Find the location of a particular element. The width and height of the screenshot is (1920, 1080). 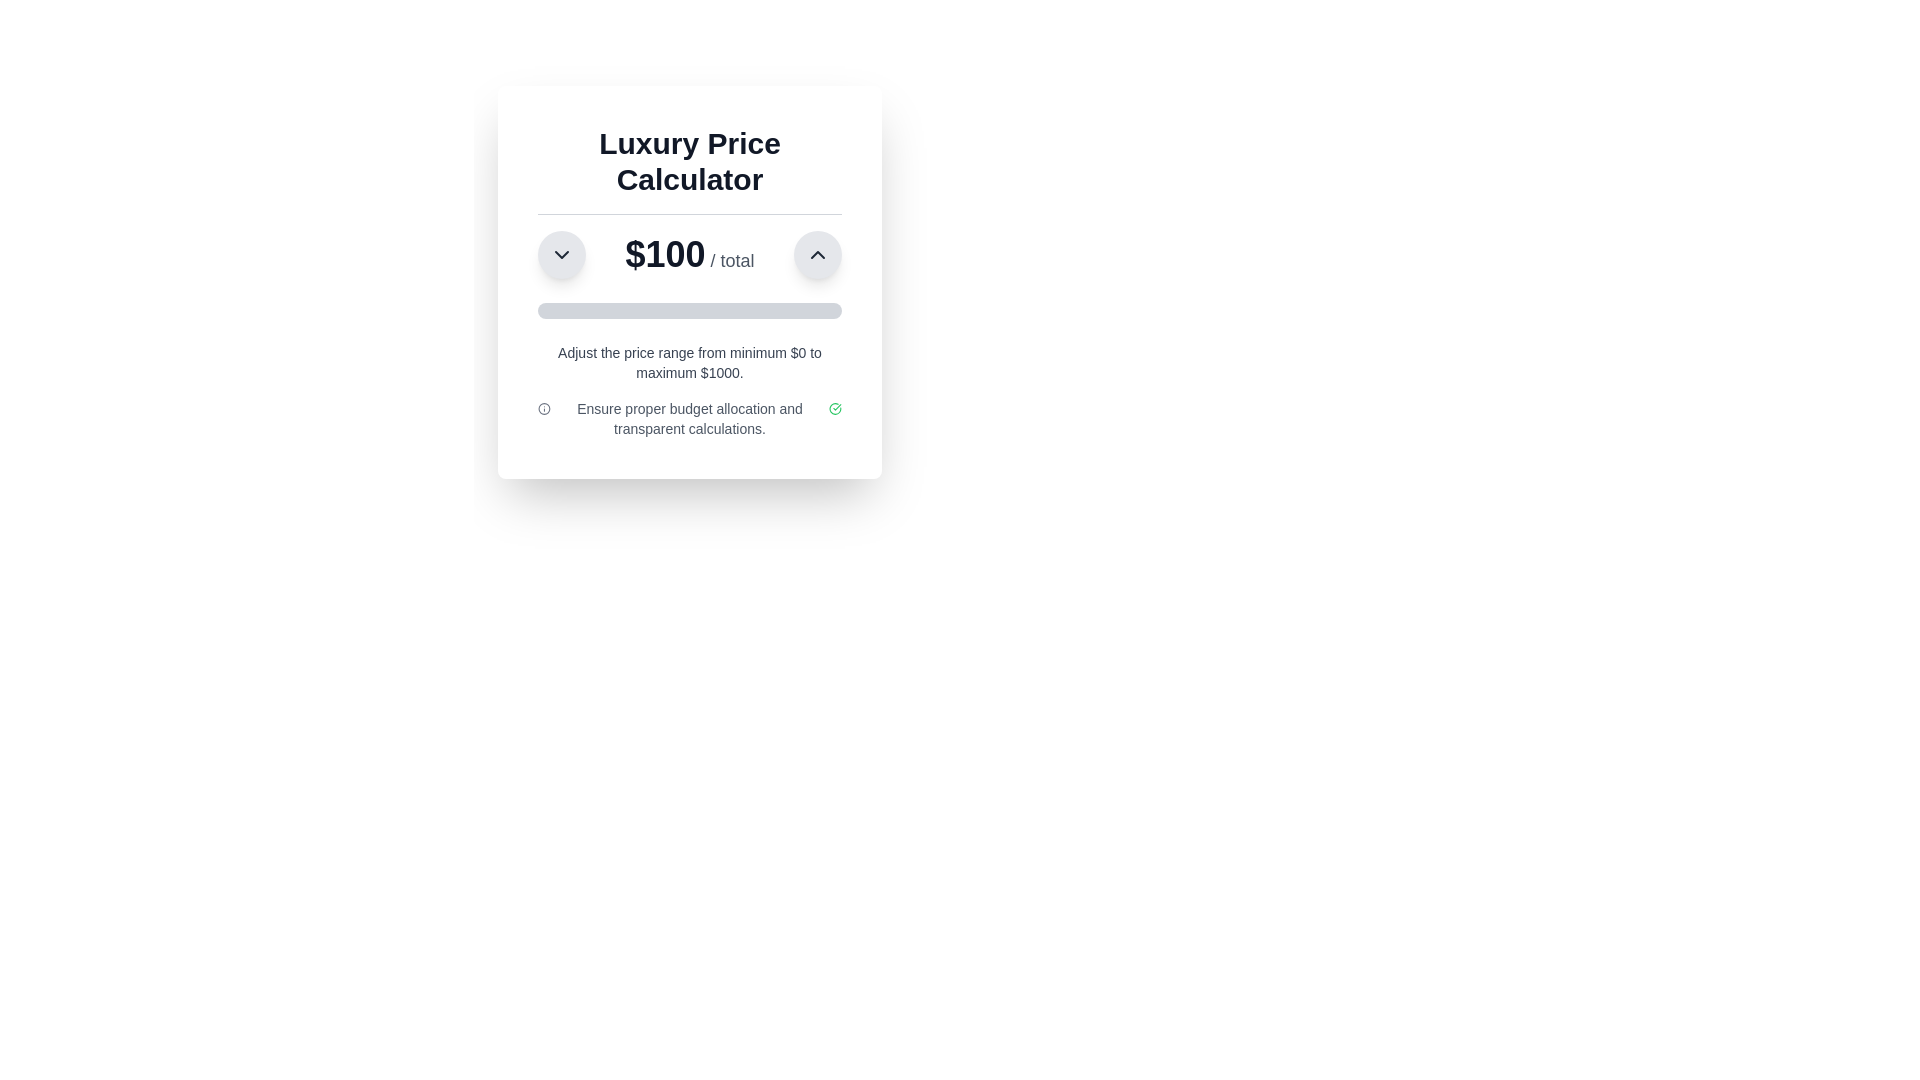

the circular button with a light gray background and a downward-pointing chevron icon is located at coordinates (560, 253).